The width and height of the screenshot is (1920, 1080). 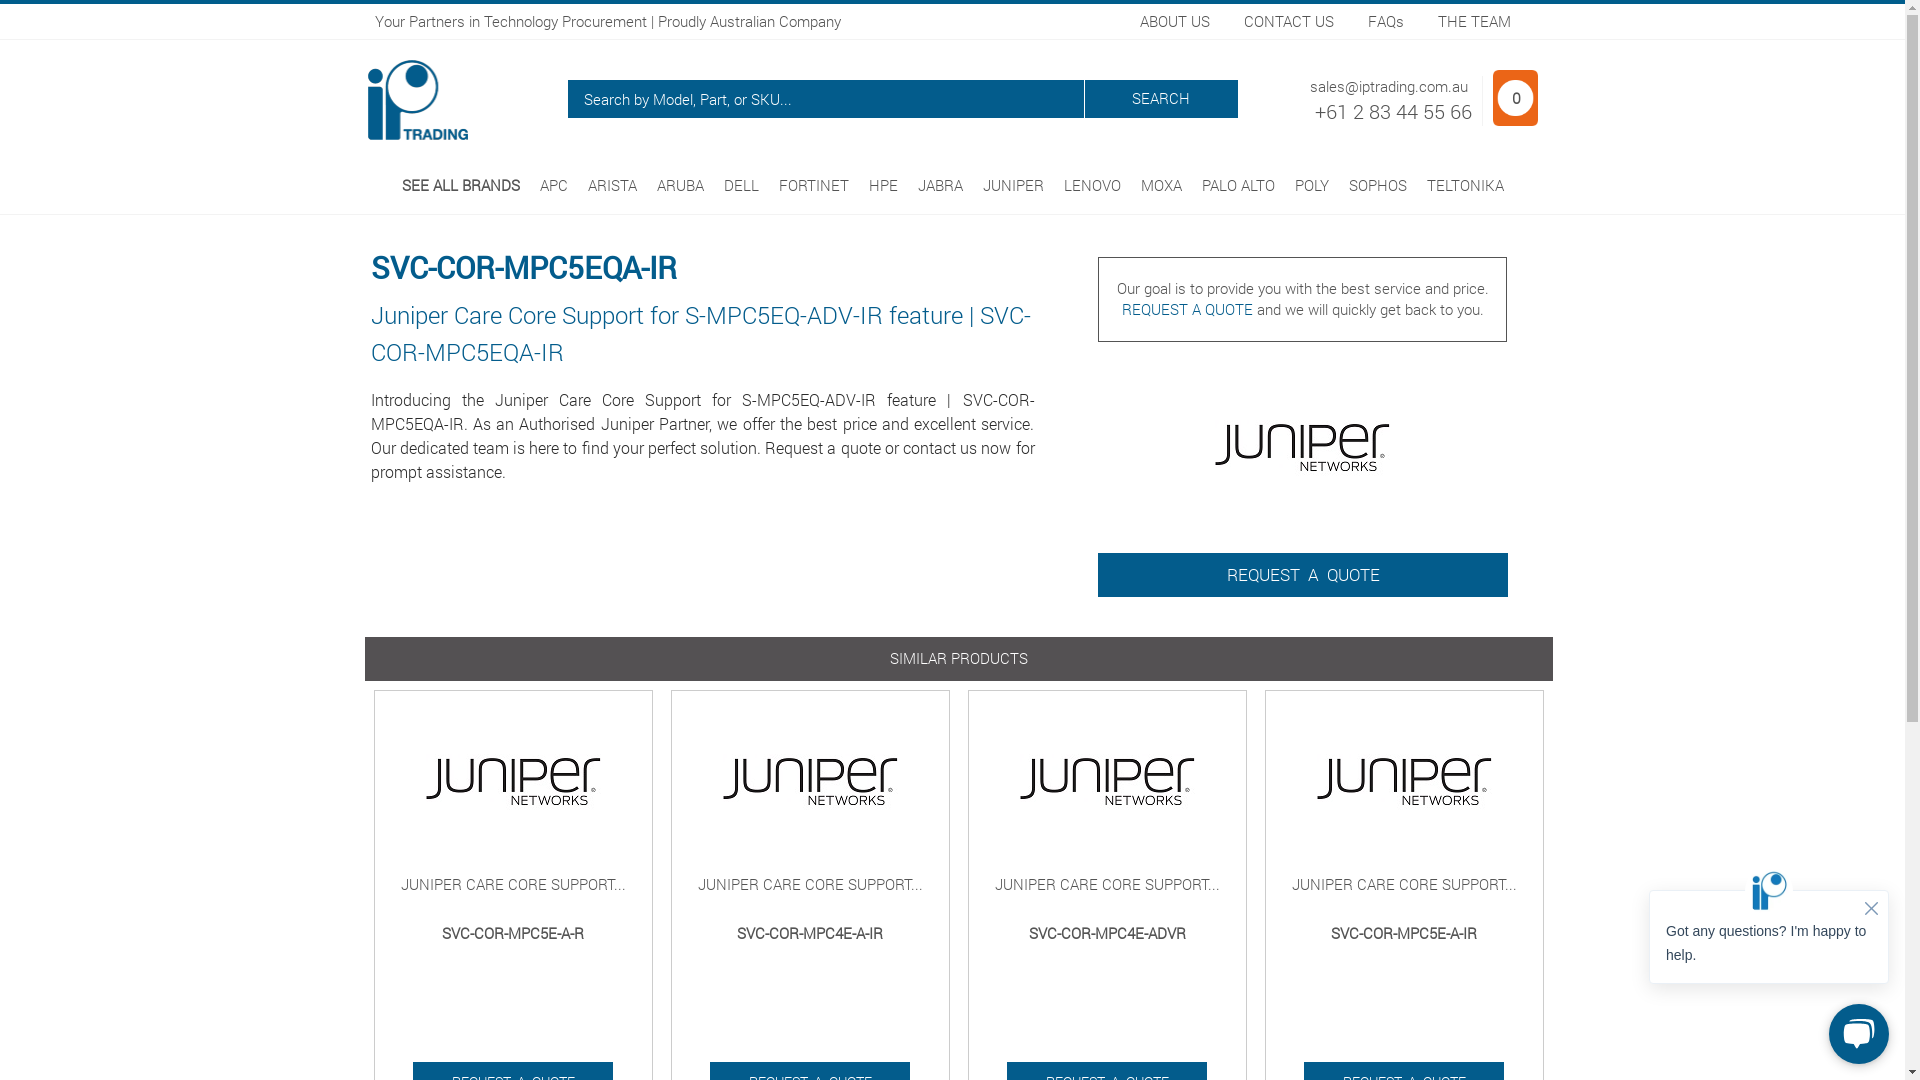 What do you see at coordinates (1175, 20) in the screenshot?
I see `'ABOUT US'` at bounding box center [1175, 20].